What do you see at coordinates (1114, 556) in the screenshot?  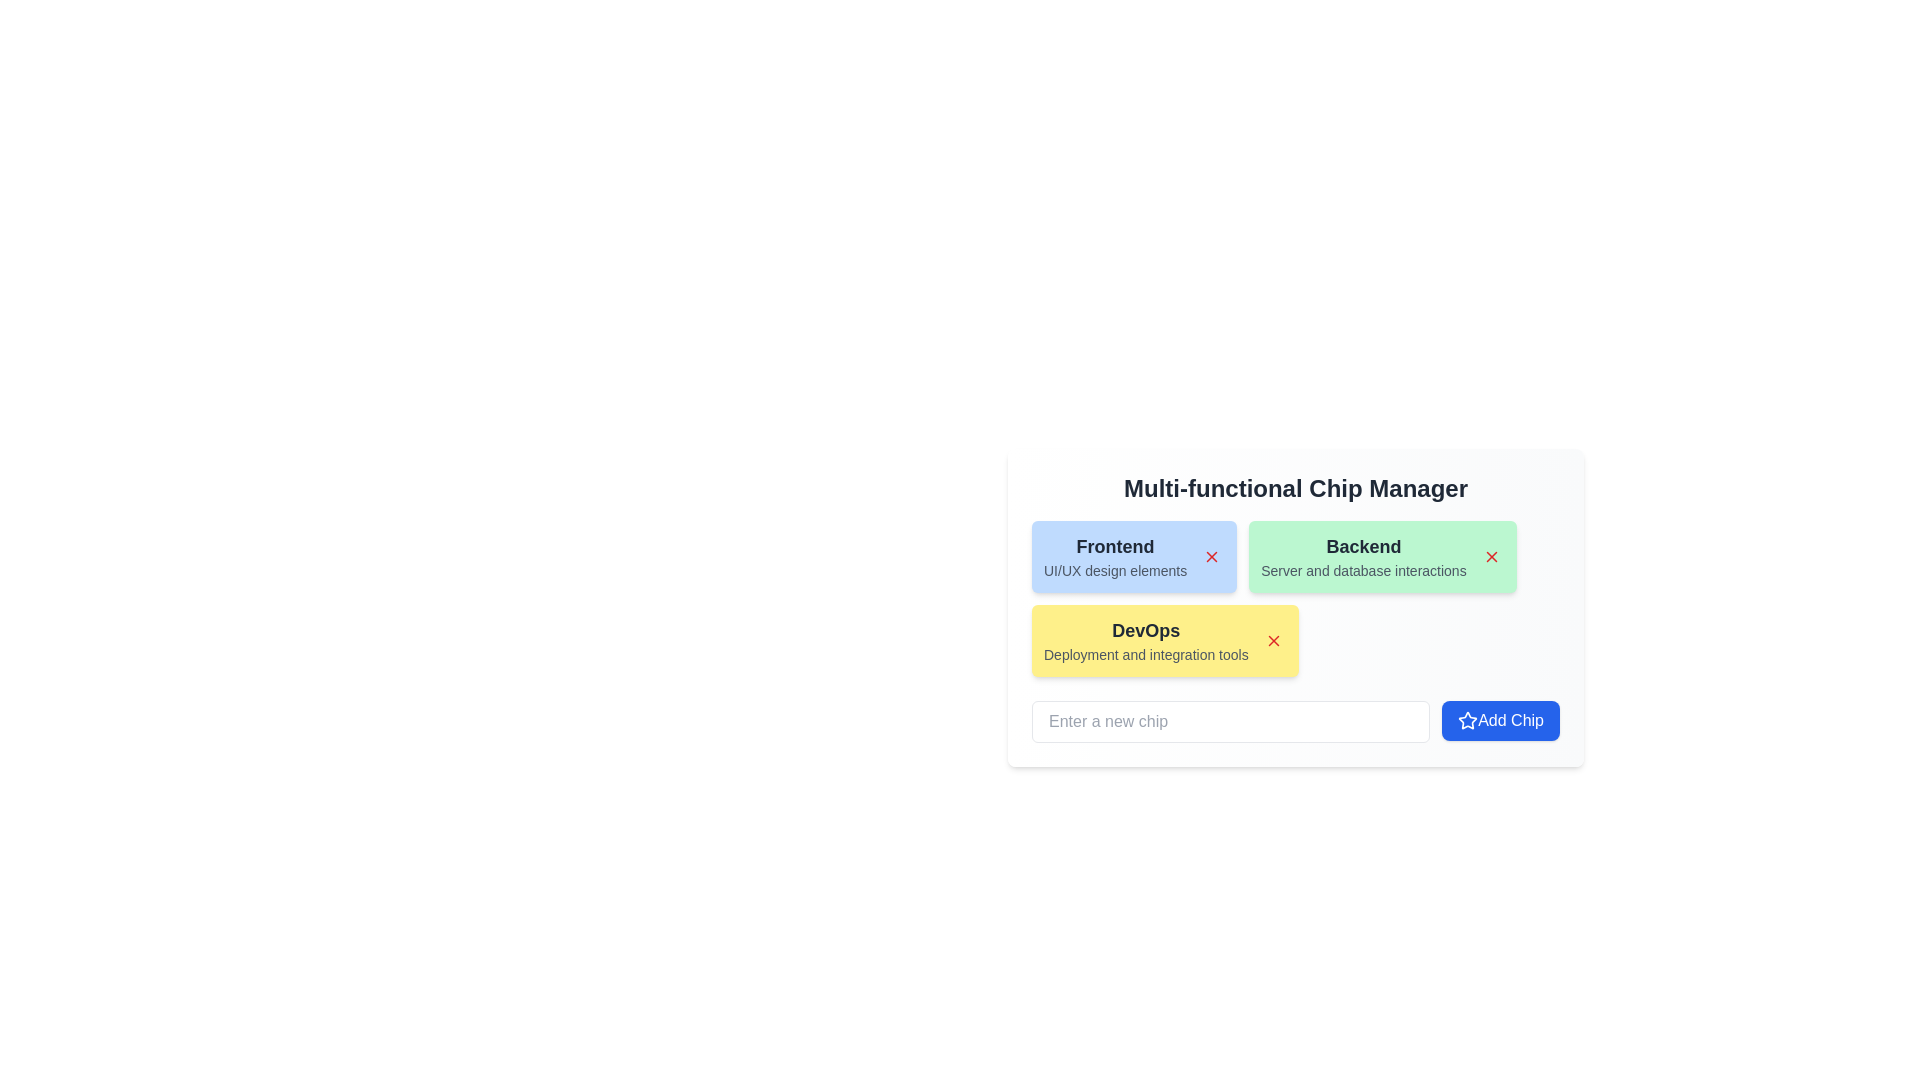 I see `the Text label located within the blue chip on the leftmost side of a group of chips, positioned above a smaller red 'X' icon` at bounding box center [1114, 556].